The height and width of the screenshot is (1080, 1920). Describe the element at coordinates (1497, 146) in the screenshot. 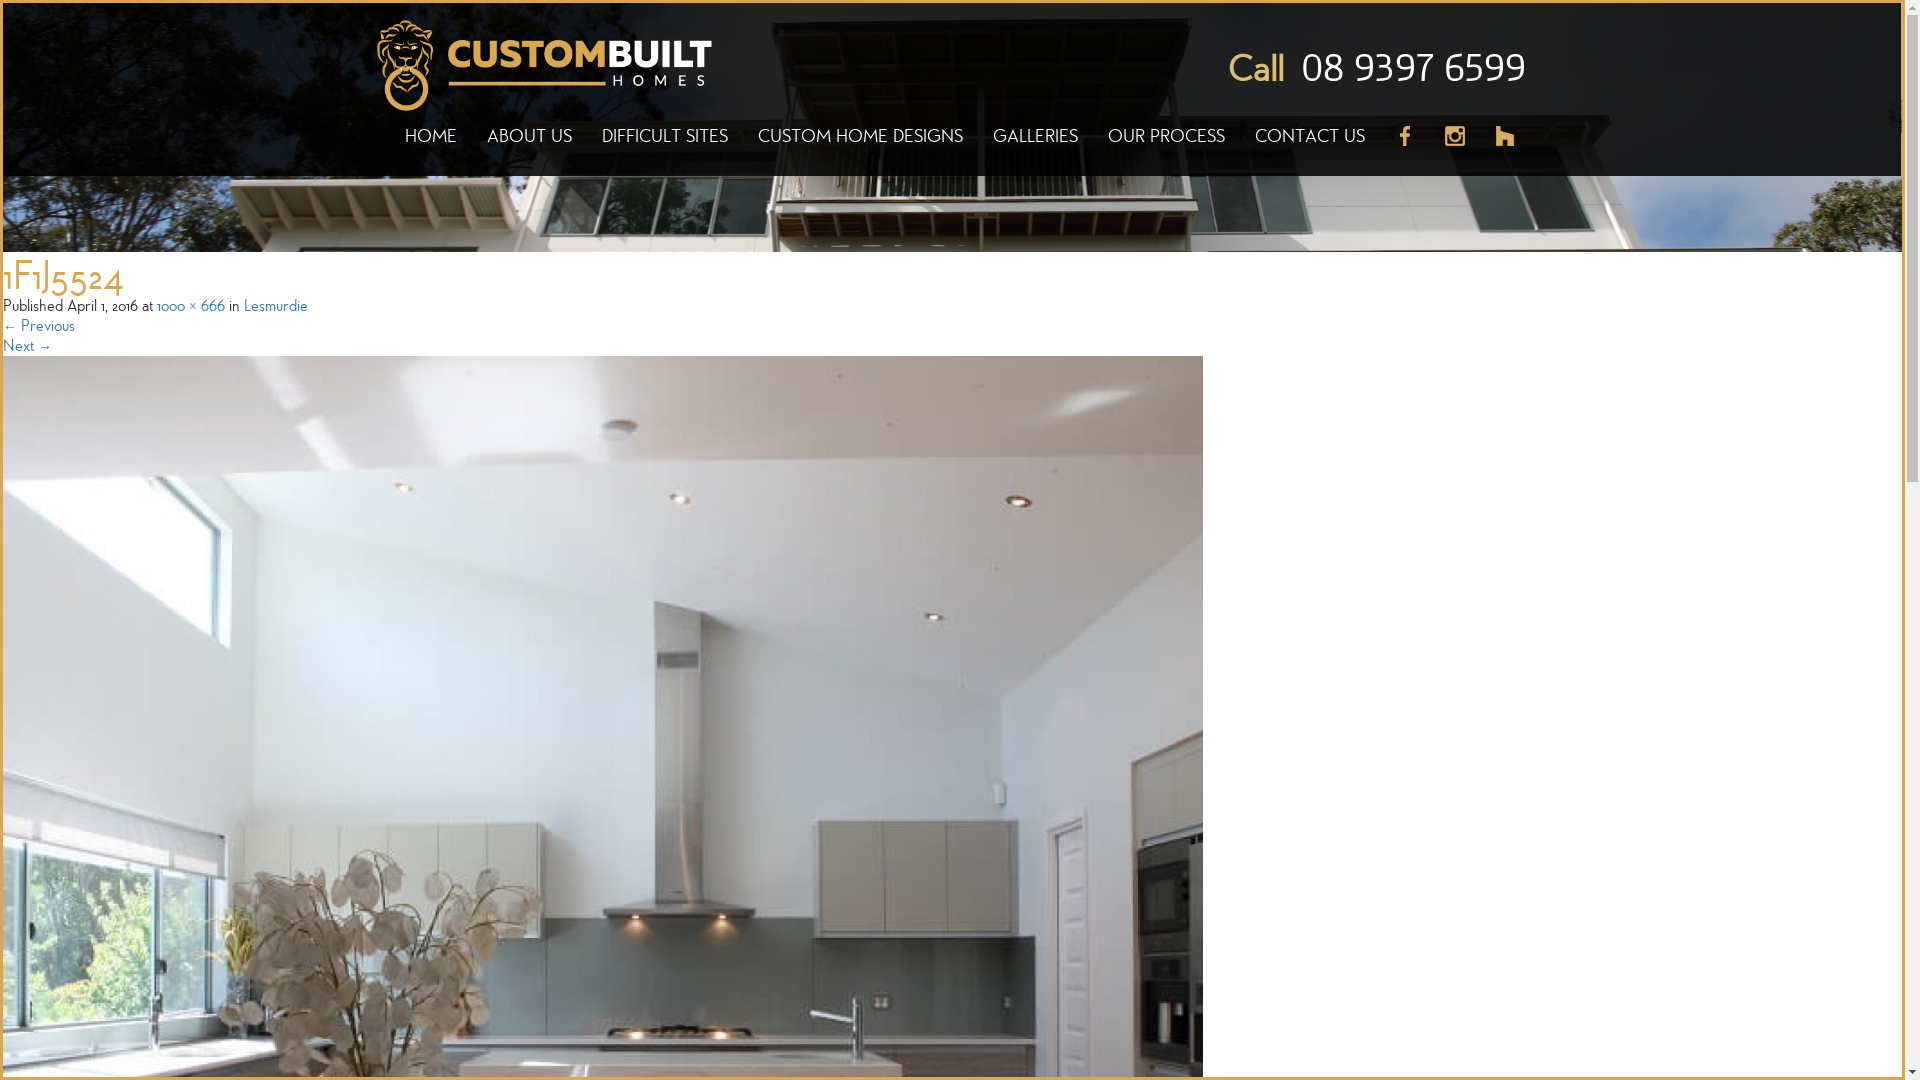

I see `'<span class="icon-ho"></span>'` at that location.